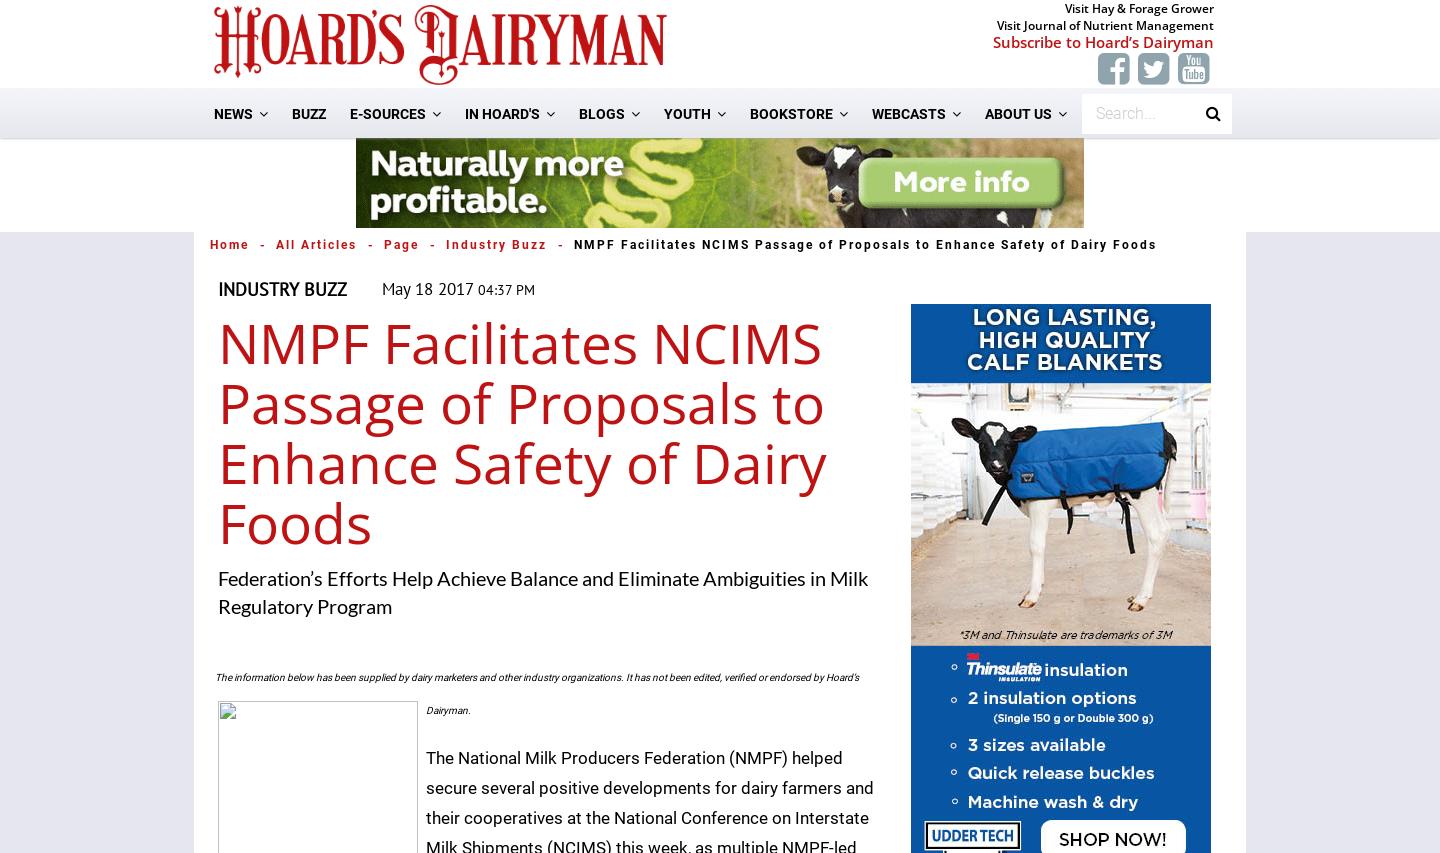 The image size is (1440, 853). Describe the element at coordinates (741, 347) in the screenshot. I see `'4-Year Colleges'` at that location.